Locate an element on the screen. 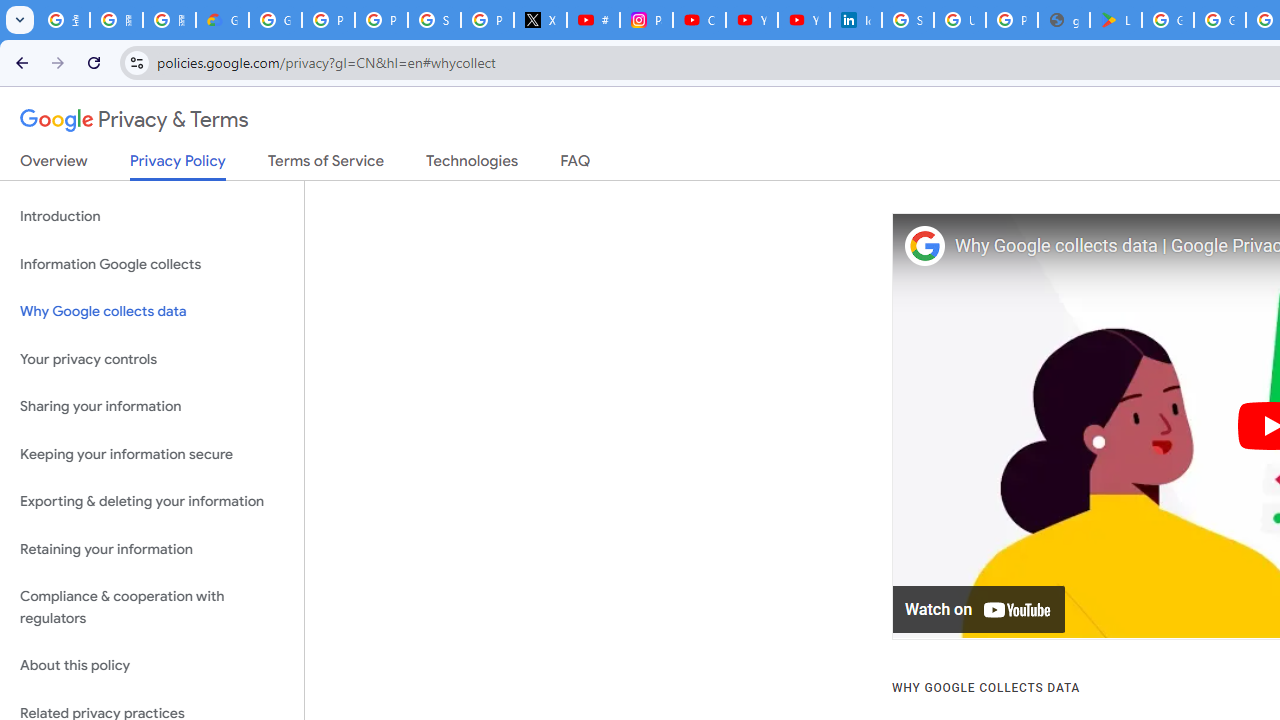 This screenshot has width=1280, height=720. 'Google Workspace - Specific Terms' is located at coordinates (1218, 20).